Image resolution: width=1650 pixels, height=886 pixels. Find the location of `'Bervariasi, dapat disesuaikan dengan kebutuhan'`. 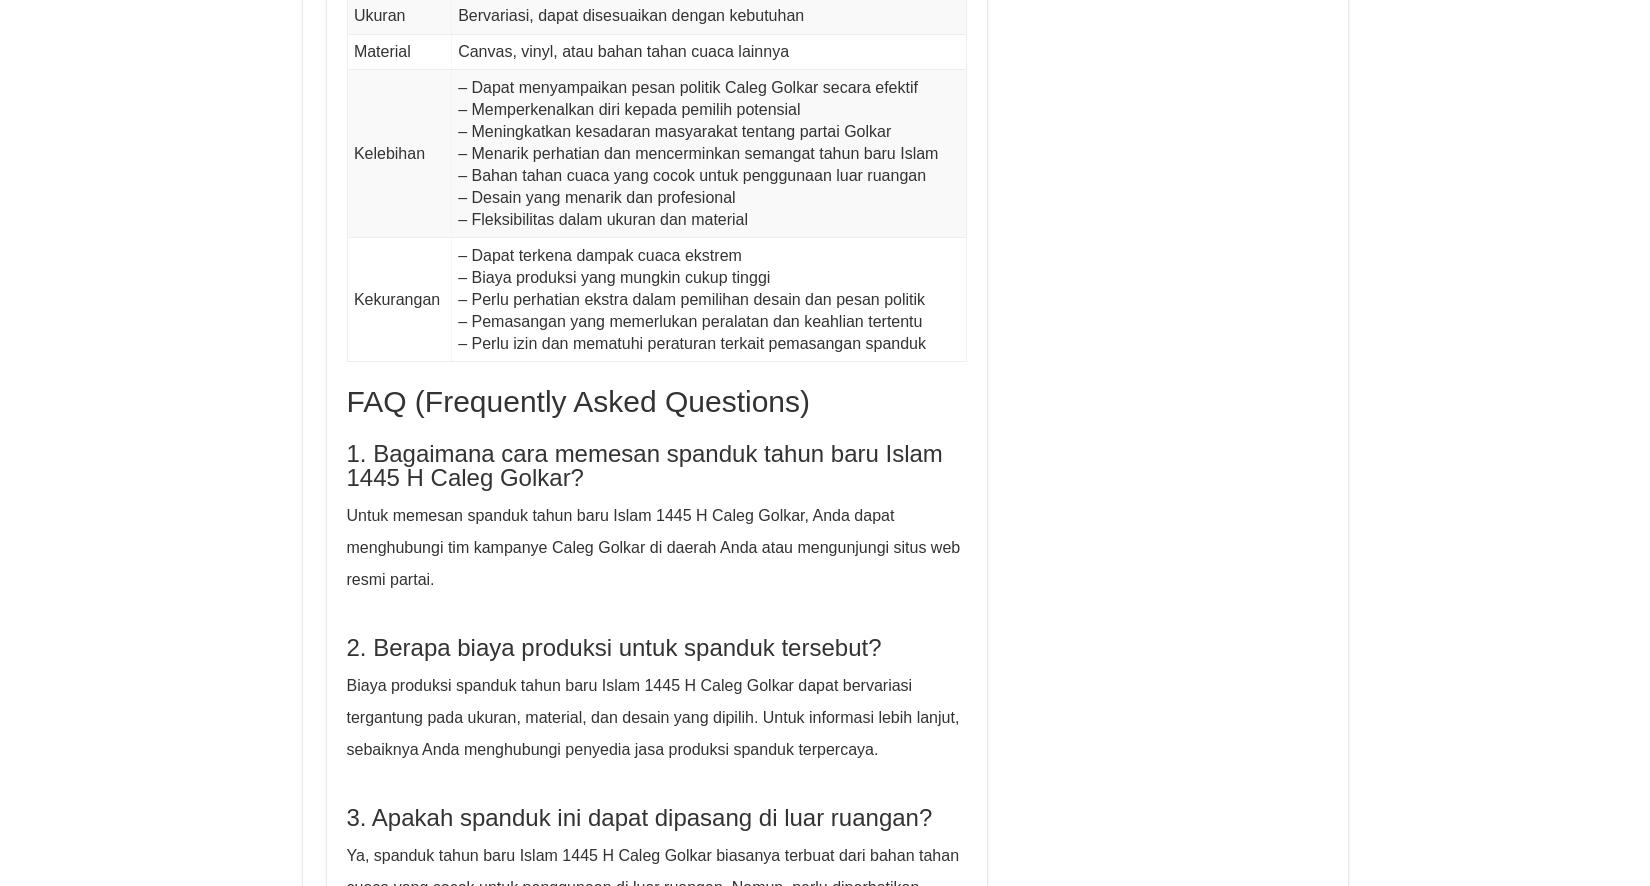

'Bervariasi, dapat disesuaikan dengan kebutuhan' is located at coordinates (629, 15).